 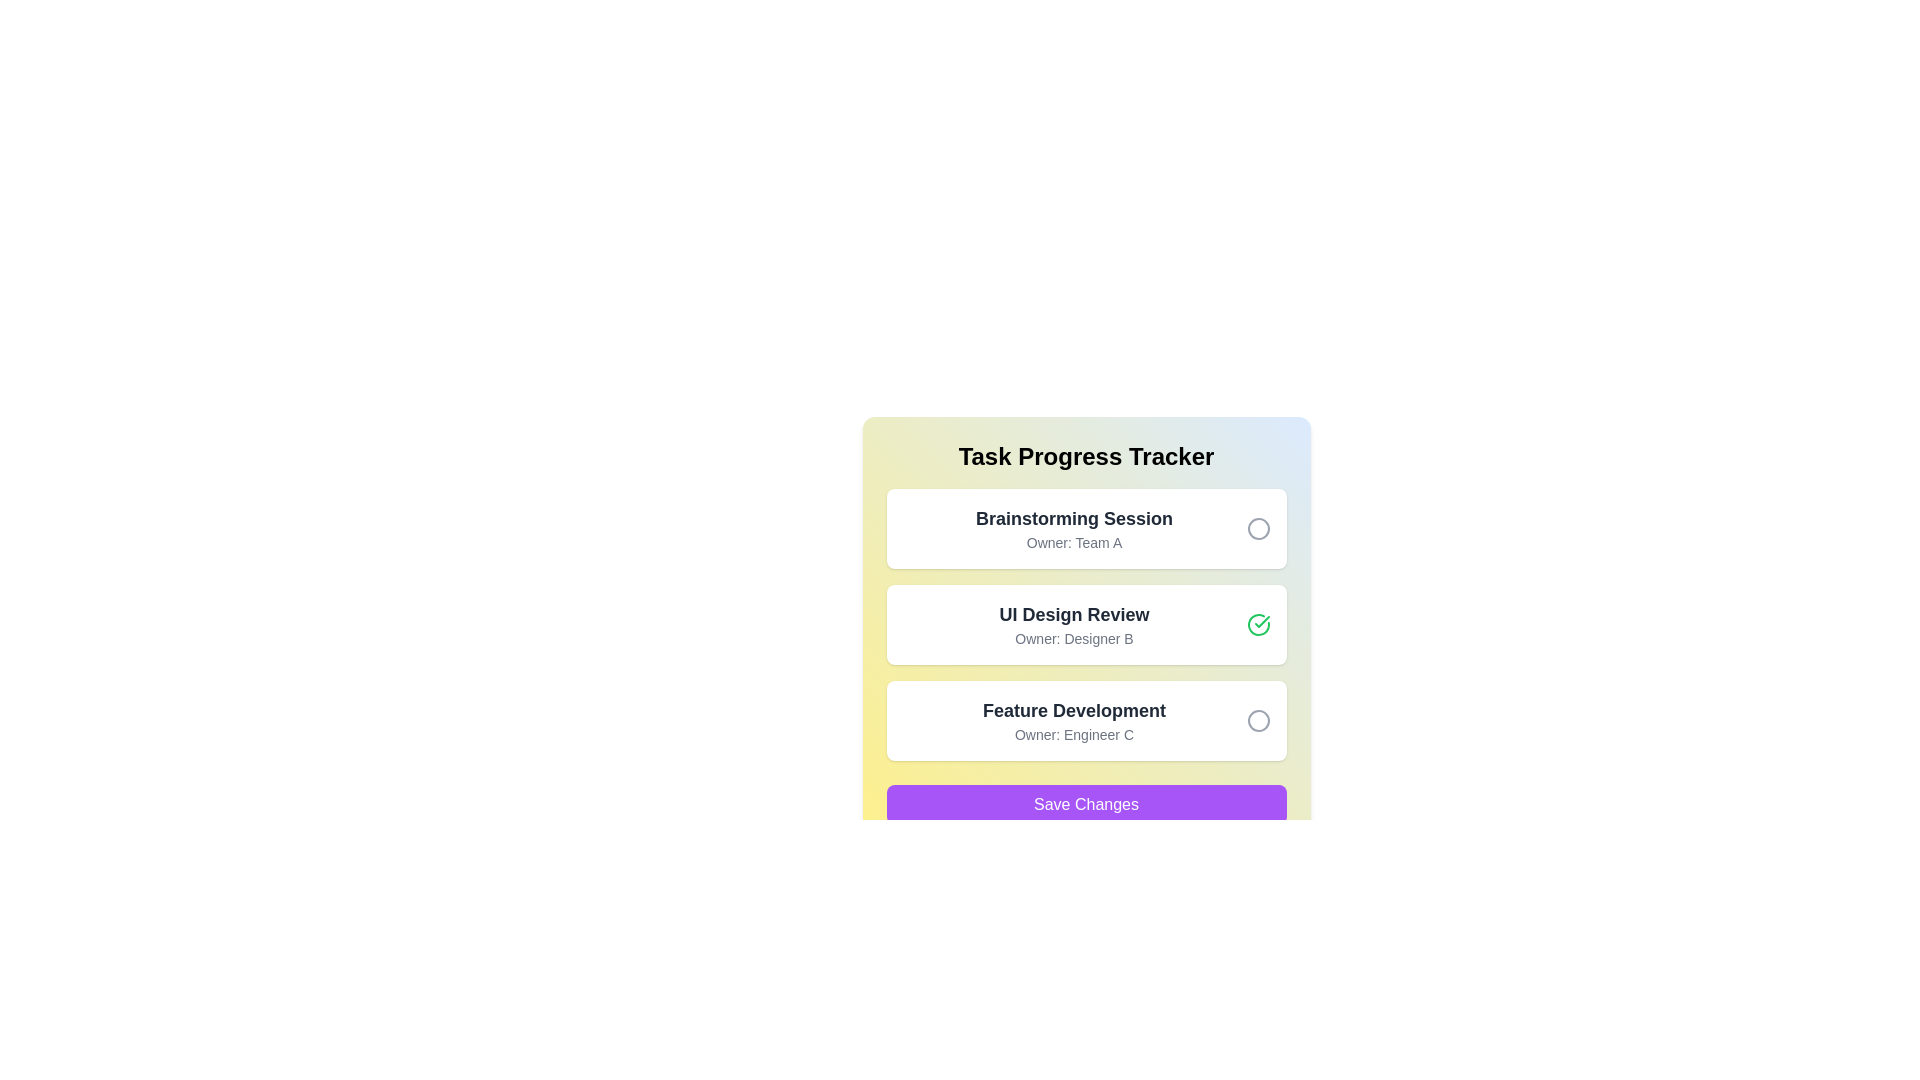 What do you see at coordinates (1073, 709) in the screenshot?
I see `the text element labeled 'Feature Development'` at bounding box center [1073, 709].